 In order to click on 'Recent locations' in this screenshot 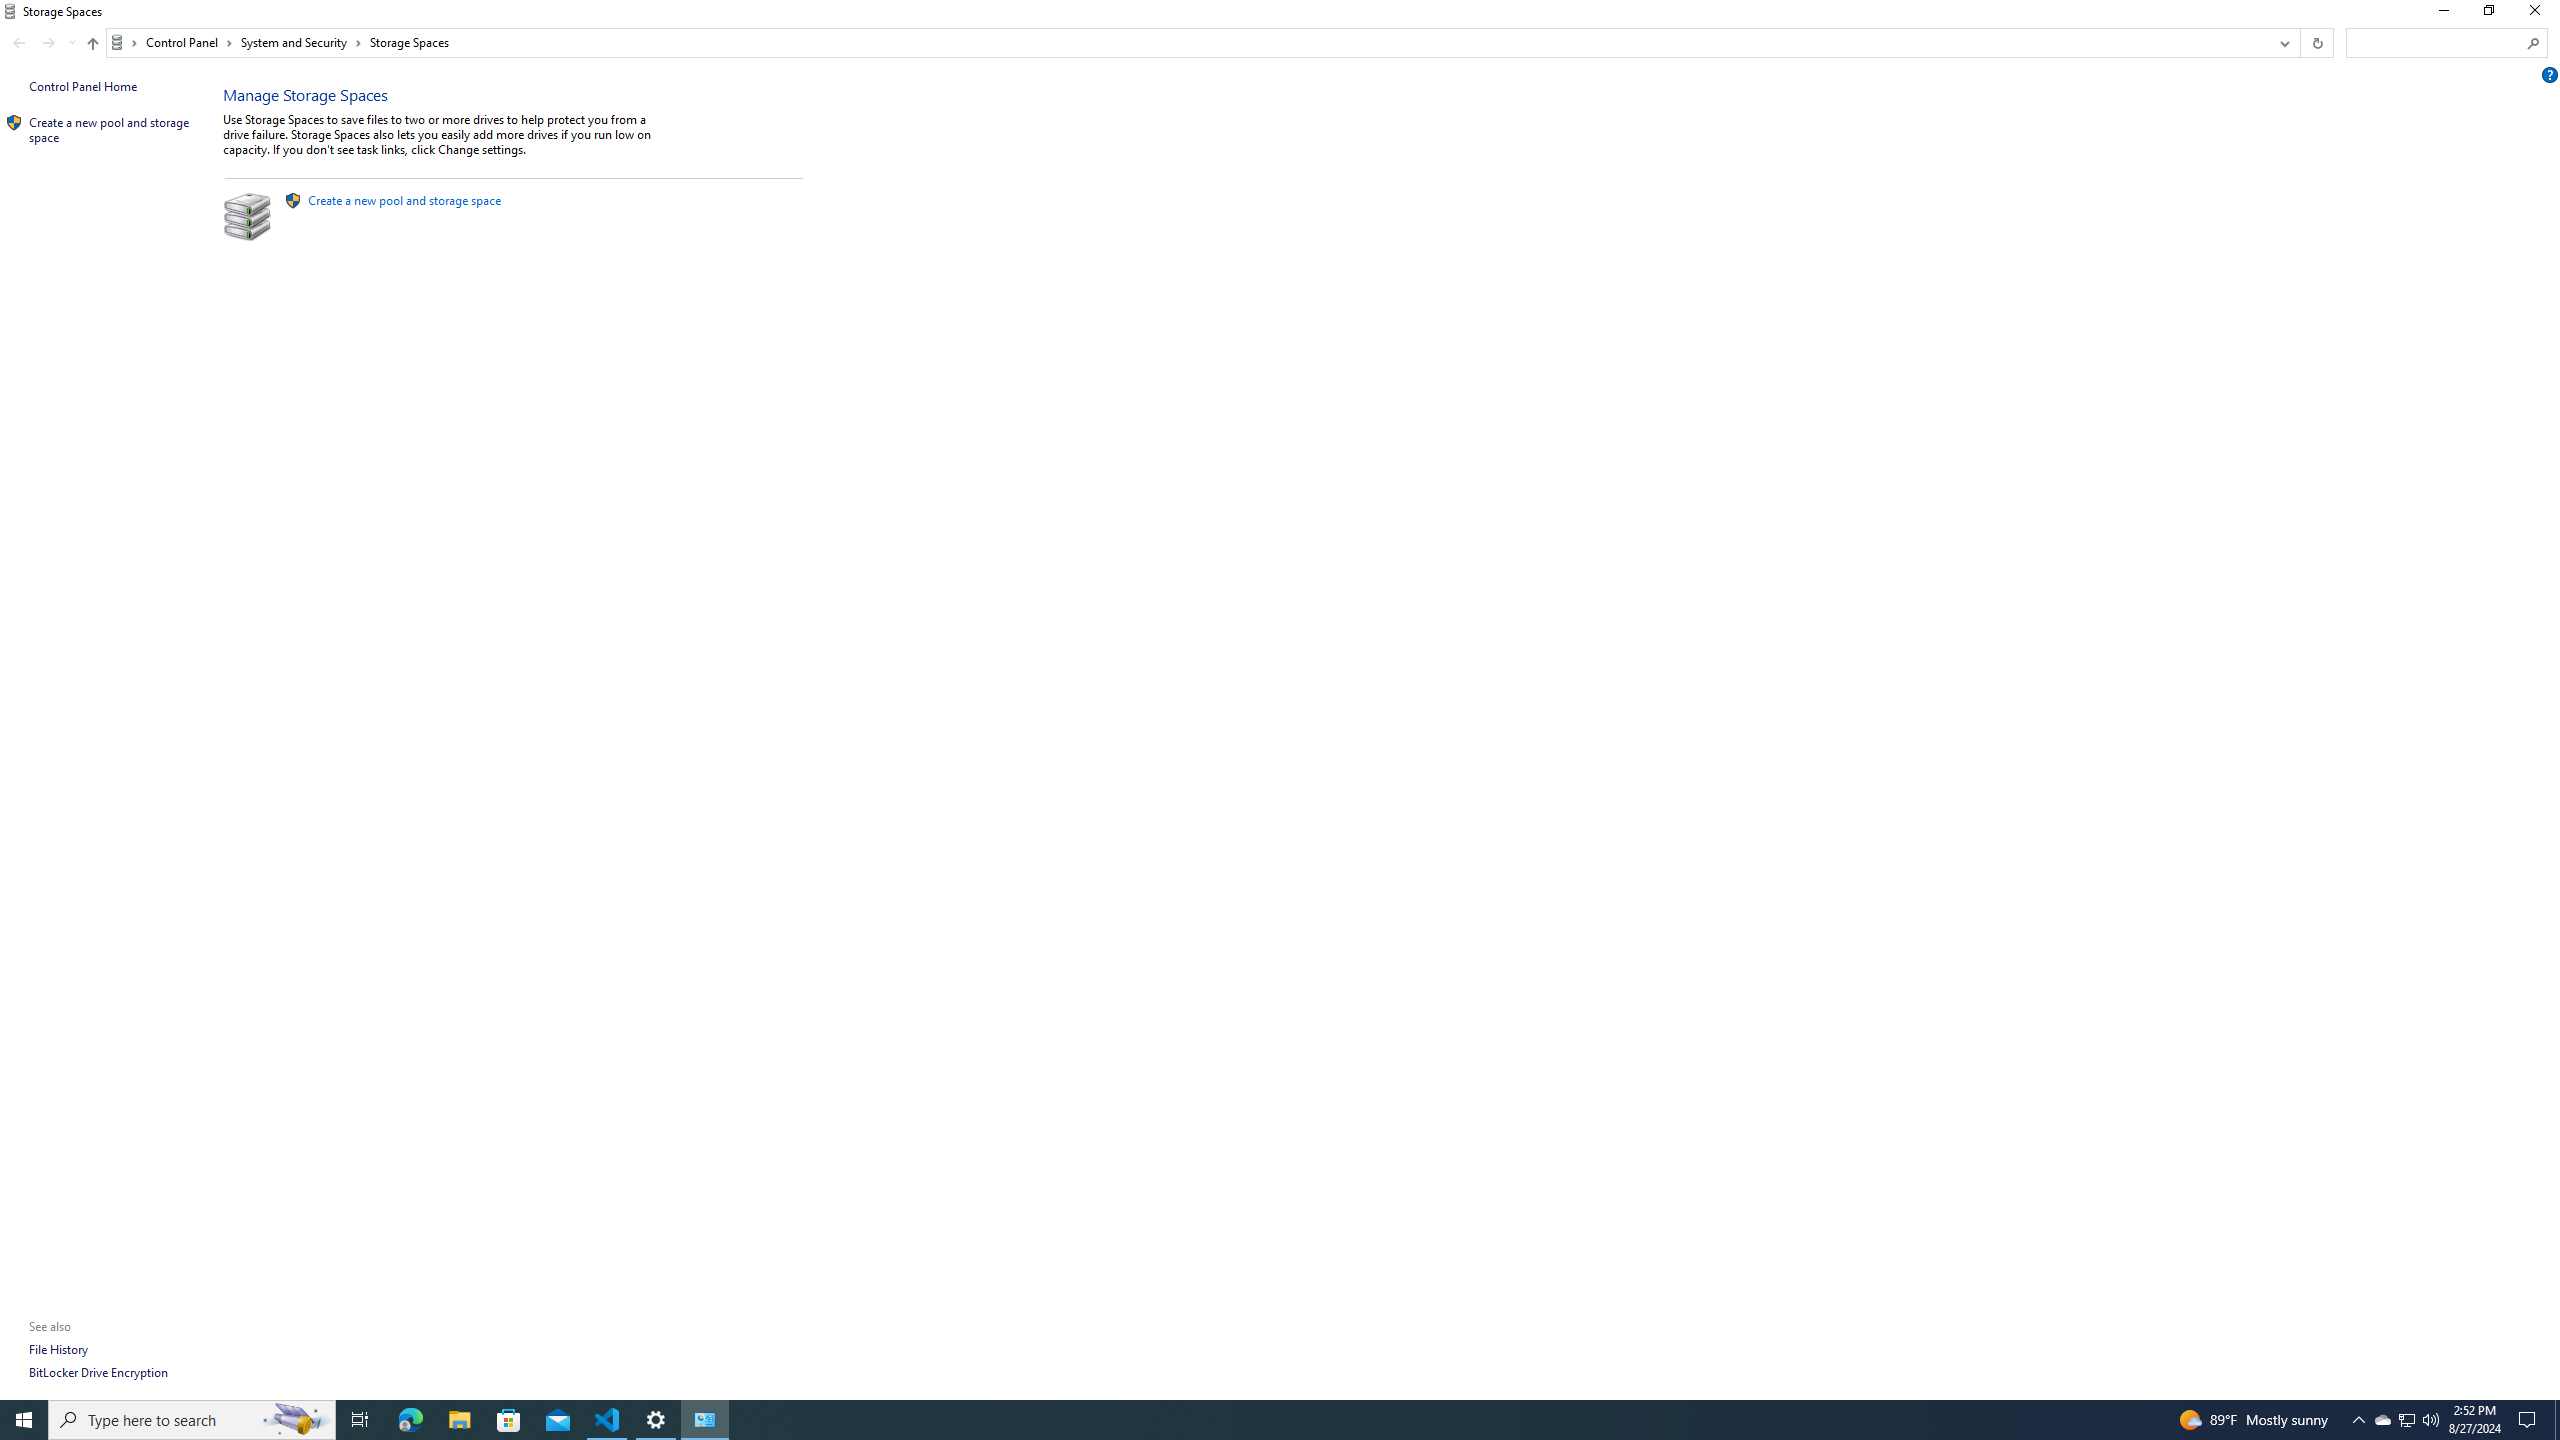, I will do `click(70, 42)`.